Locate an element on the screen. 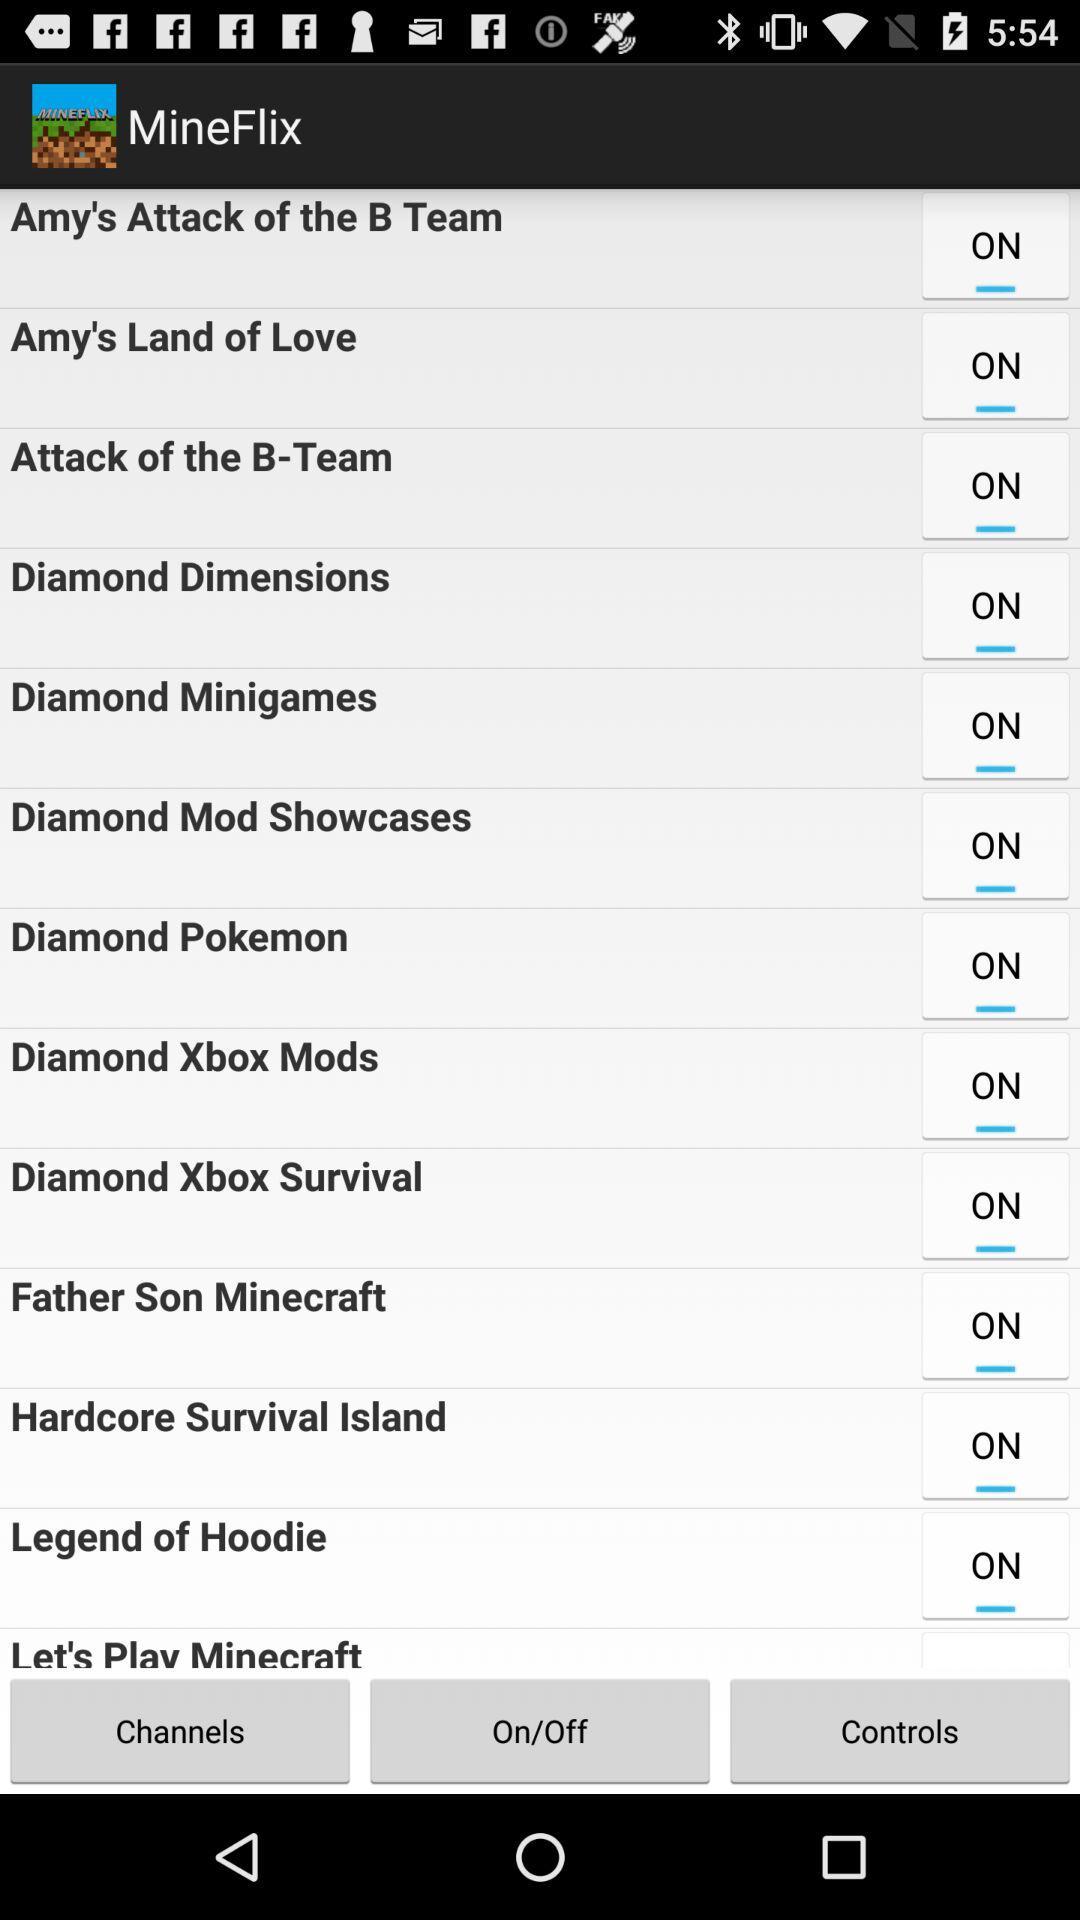 This screenshot has width=1080, height=1920. the app above diamond minigames is located at coordinates (195, 607).